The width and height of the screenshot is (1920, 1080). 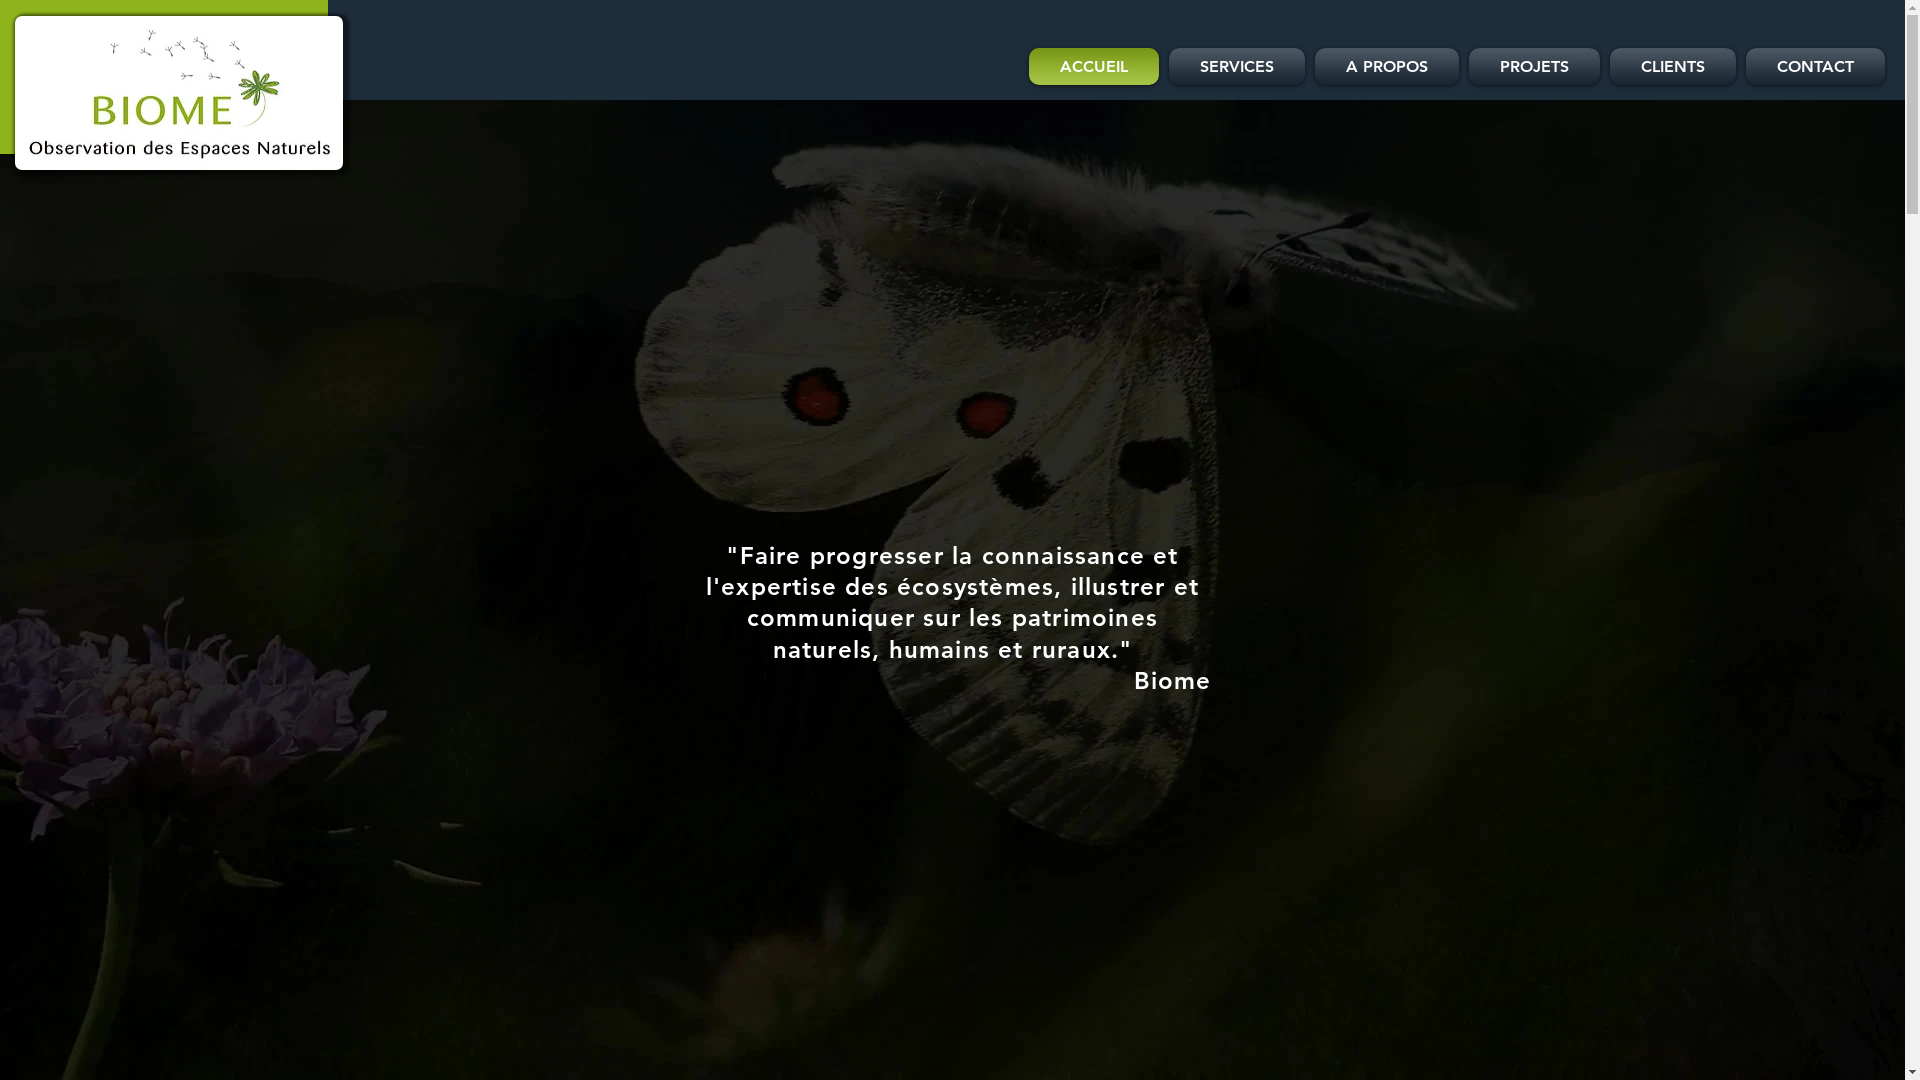 What do you see at coordinates (1386, 65) in the screenshot?
I see `'A PROPOS'` at bounding box center [1386, 65].